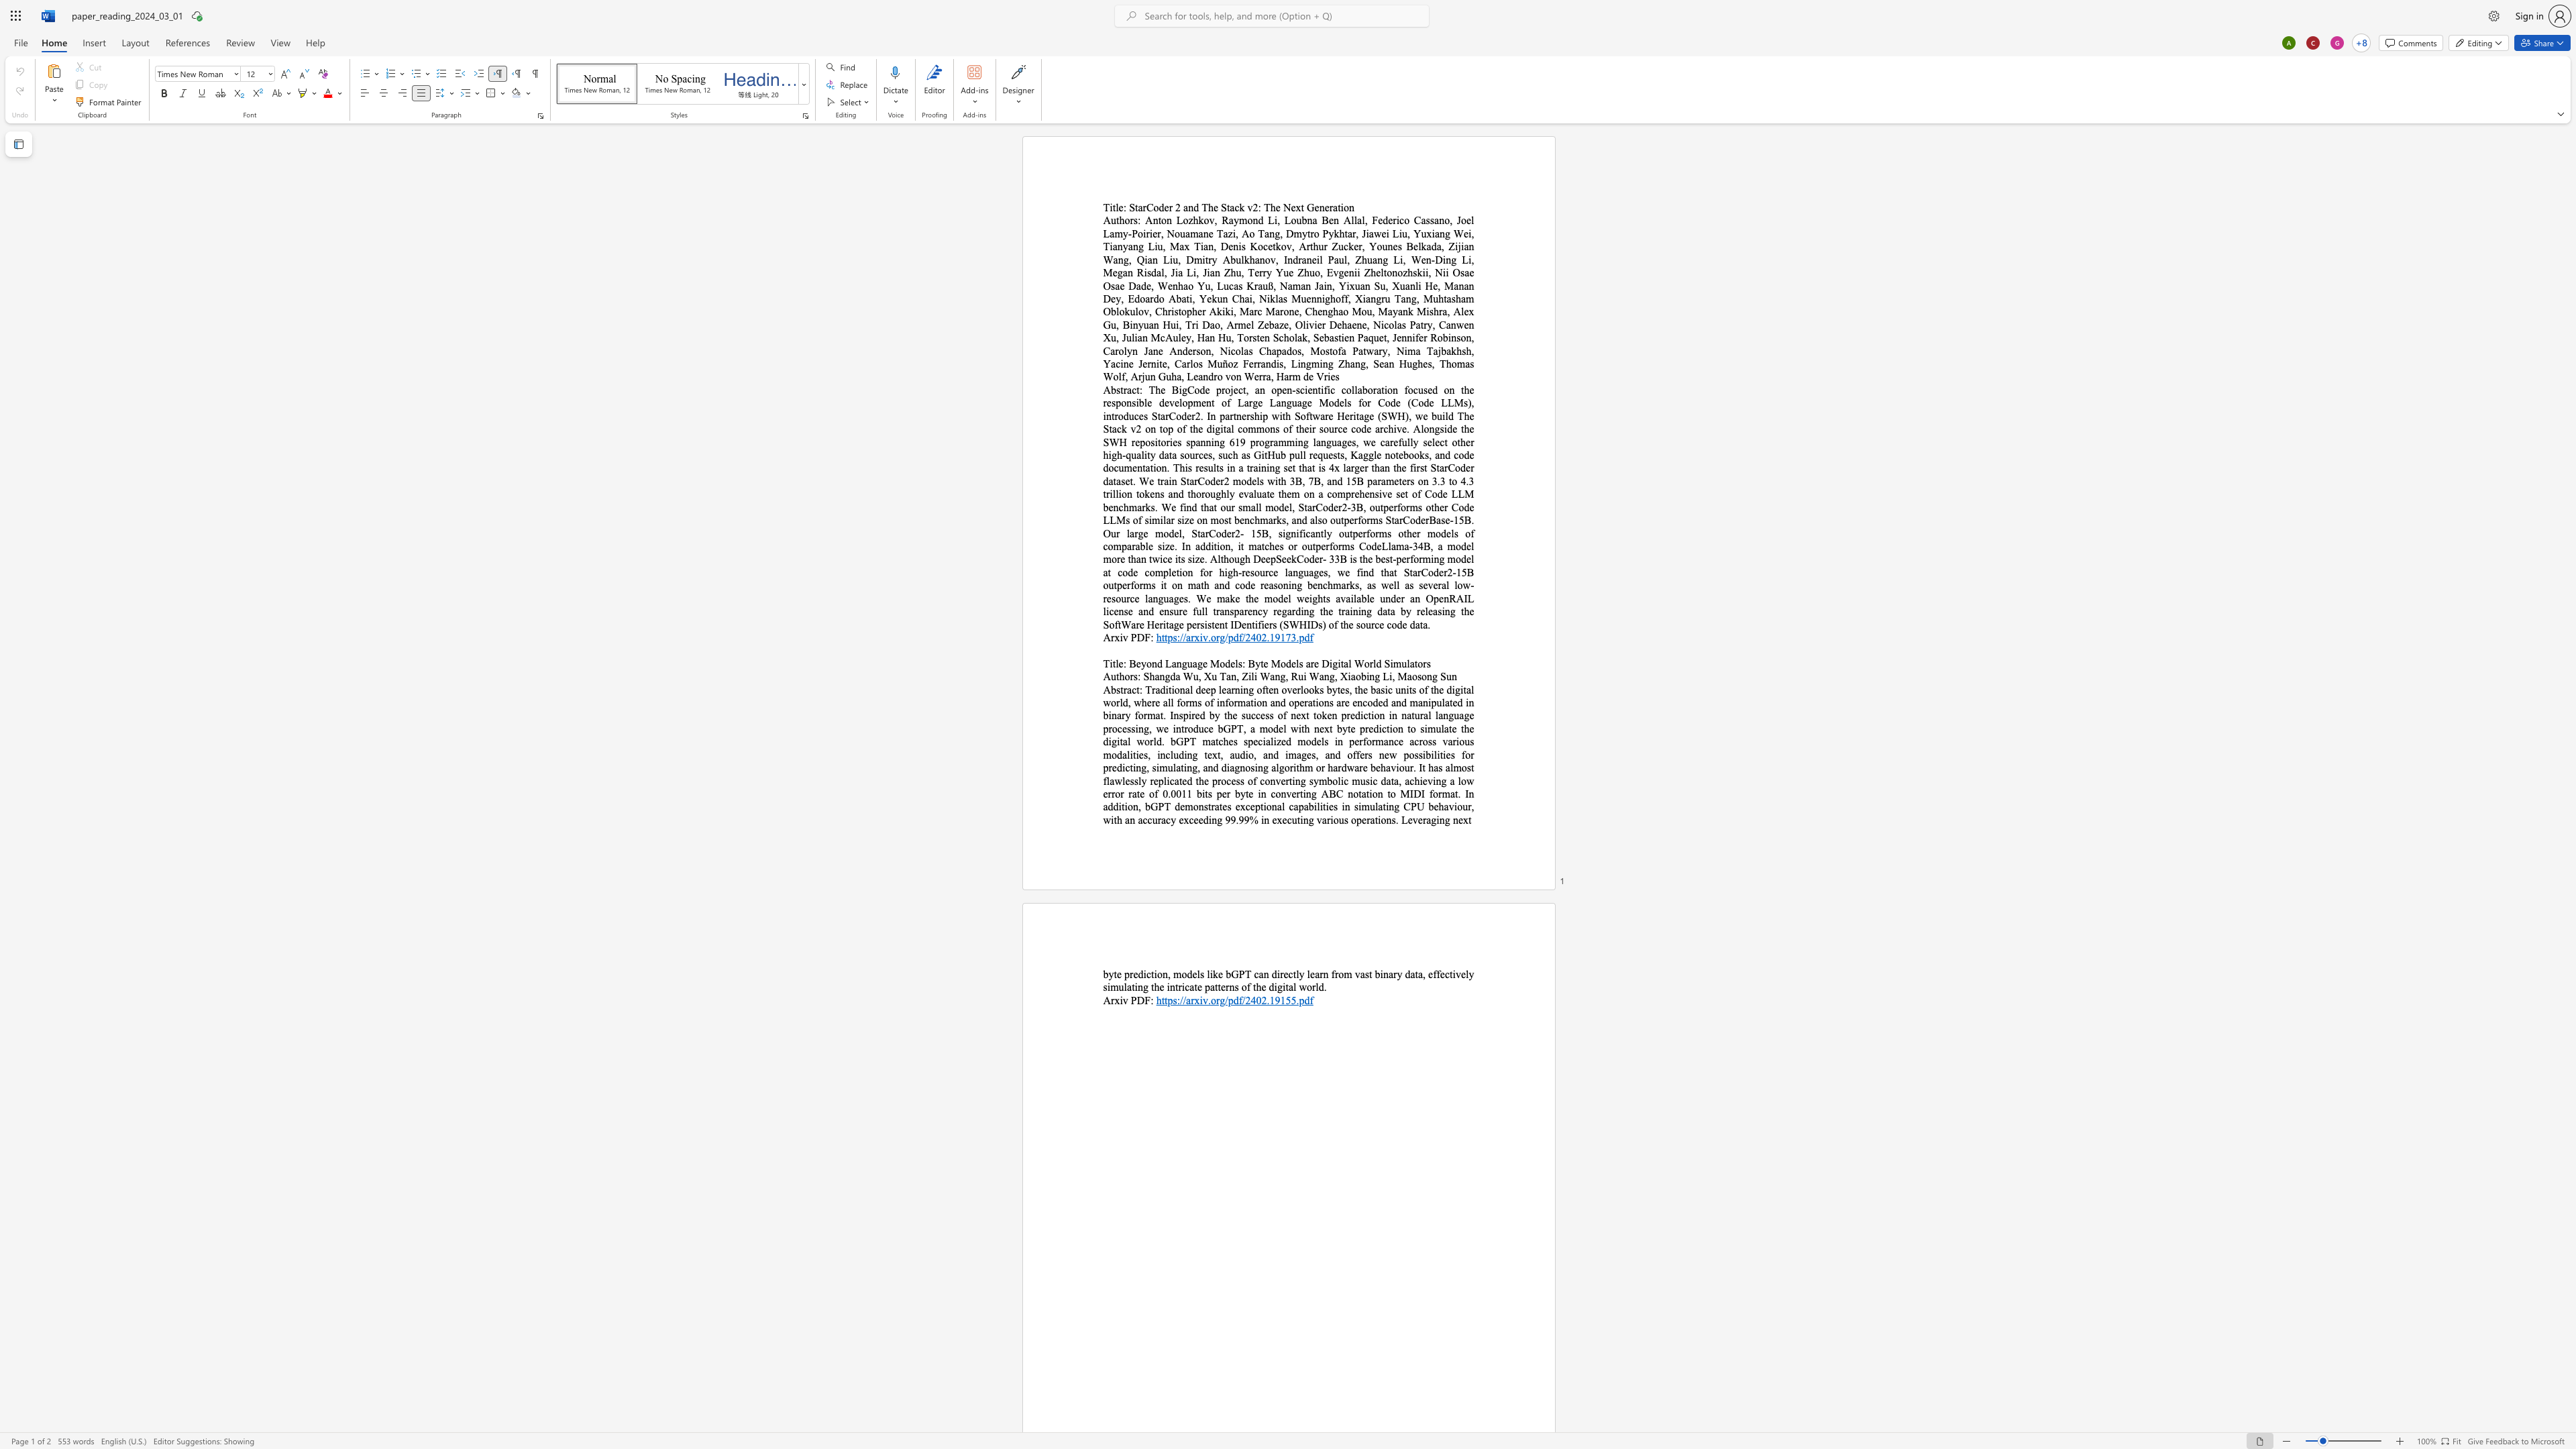 This screenshot has width=2576, height=1449. What do you see at coordinates (1246, 676) in the screenshot?
I see `the space between the continuous character "Z" and "i" in the text` at bounding box center [1246, 676].